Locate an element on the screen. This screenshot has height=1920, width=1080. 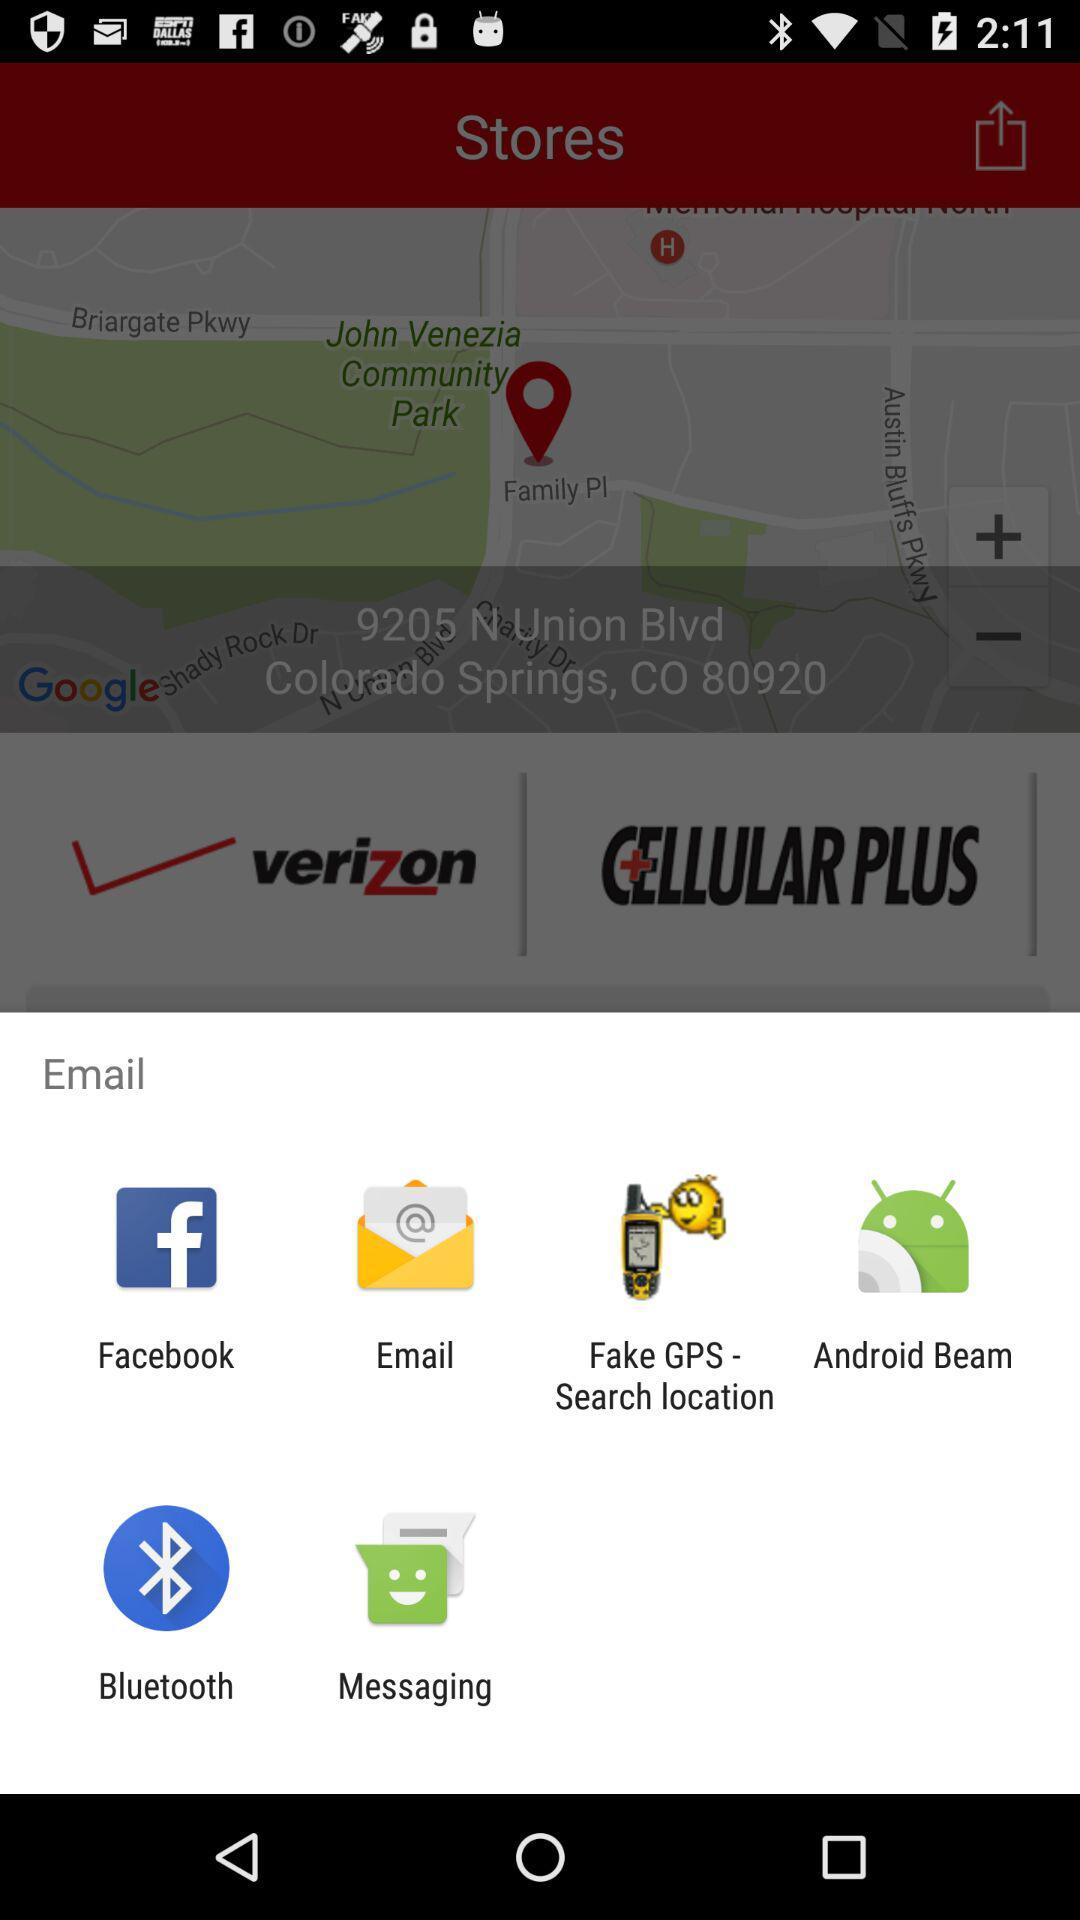
icon to the right of the fake gps search item is located at coordinates (913, 1374).